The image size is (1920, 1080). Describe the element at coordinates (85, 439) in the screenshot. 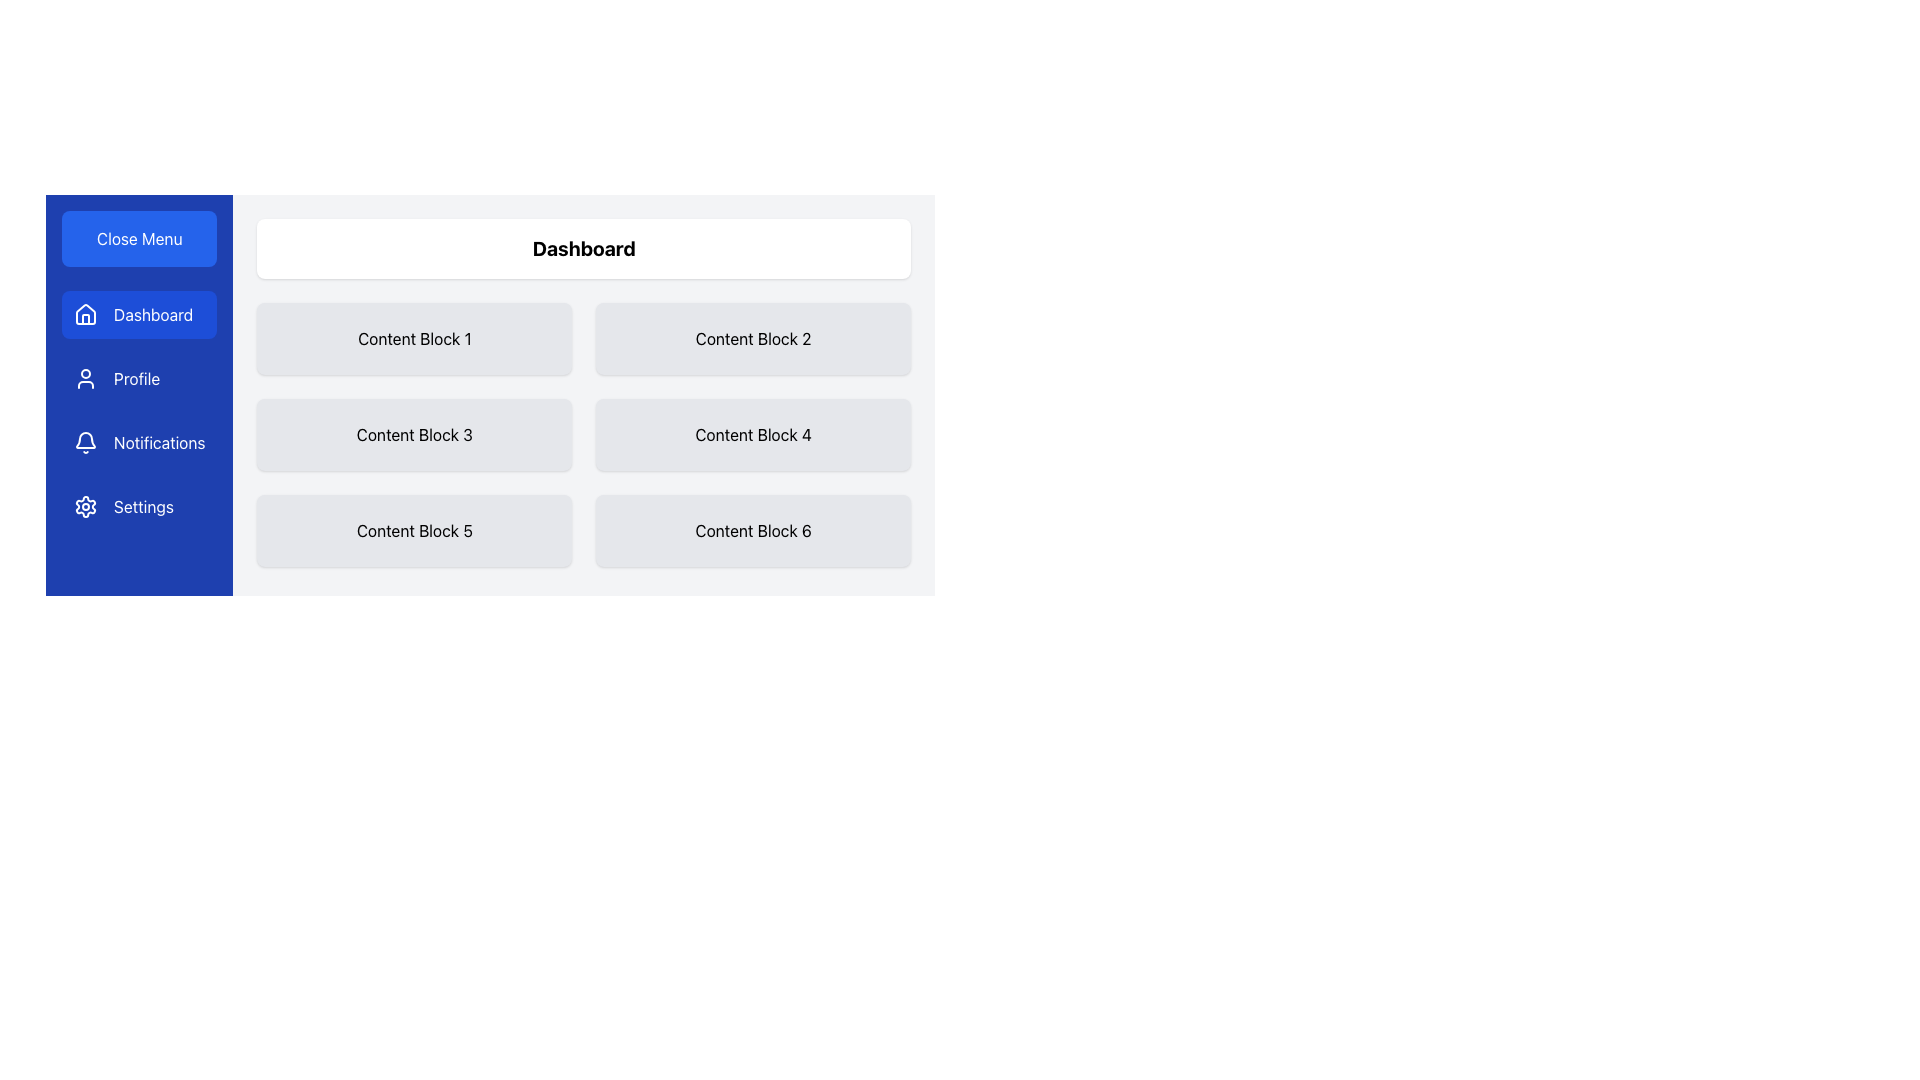

I see `the bell icon located in the 'Notifications' section of the navigation menu, which is directly below the 'Profile' menu item` at that location.